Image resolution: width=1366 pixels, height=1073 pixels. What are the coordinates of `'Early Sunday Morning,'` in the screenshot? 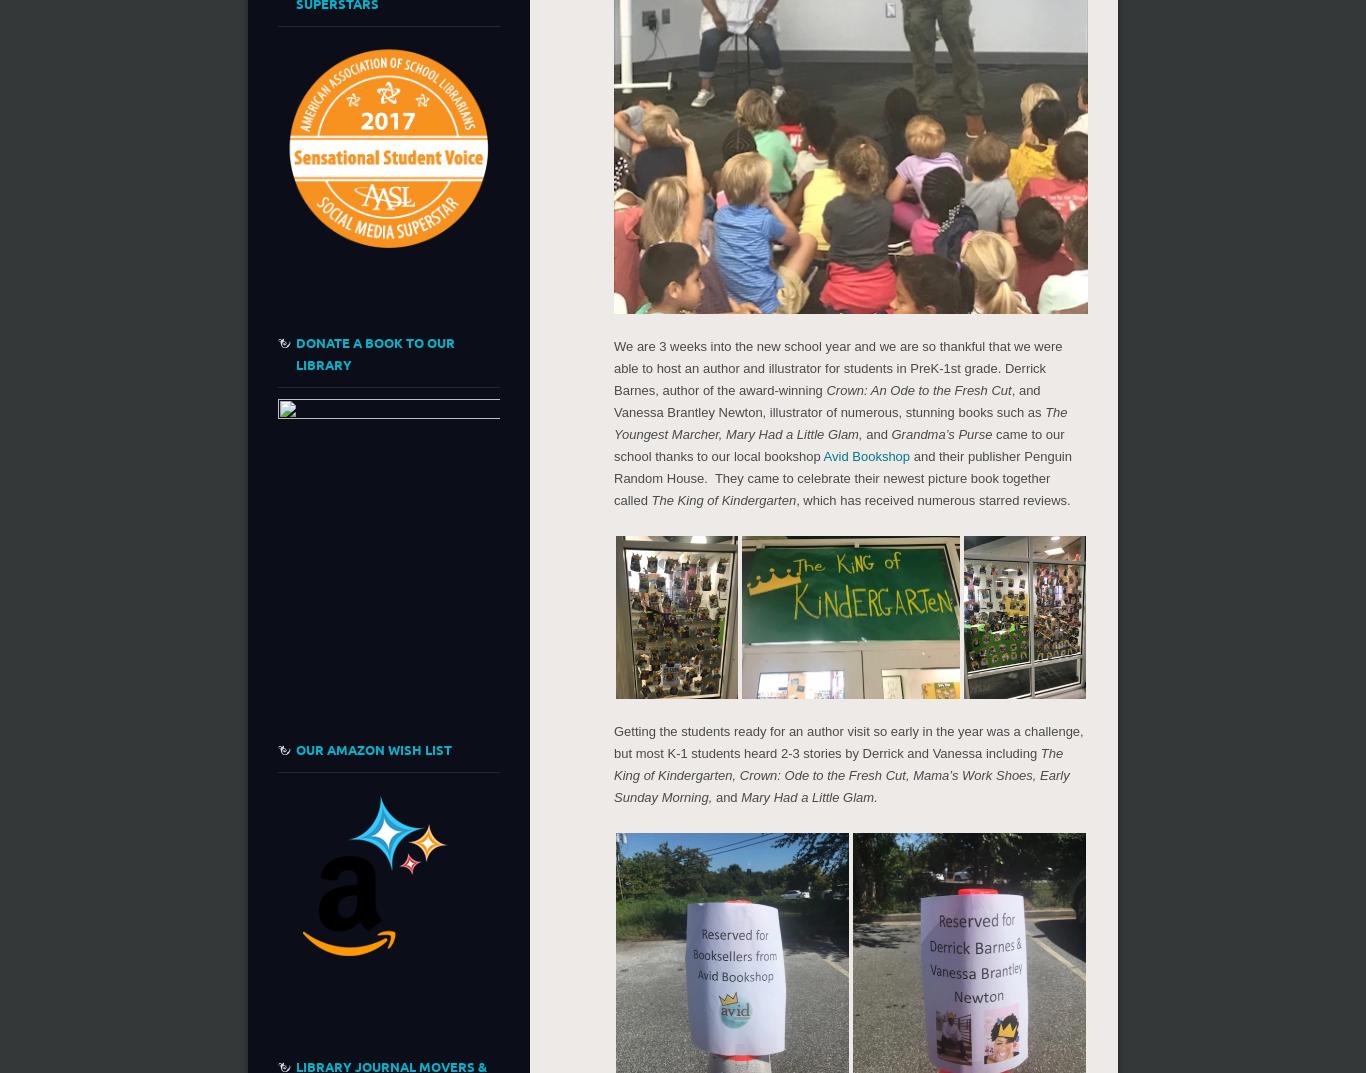 It's located at (613, 785).